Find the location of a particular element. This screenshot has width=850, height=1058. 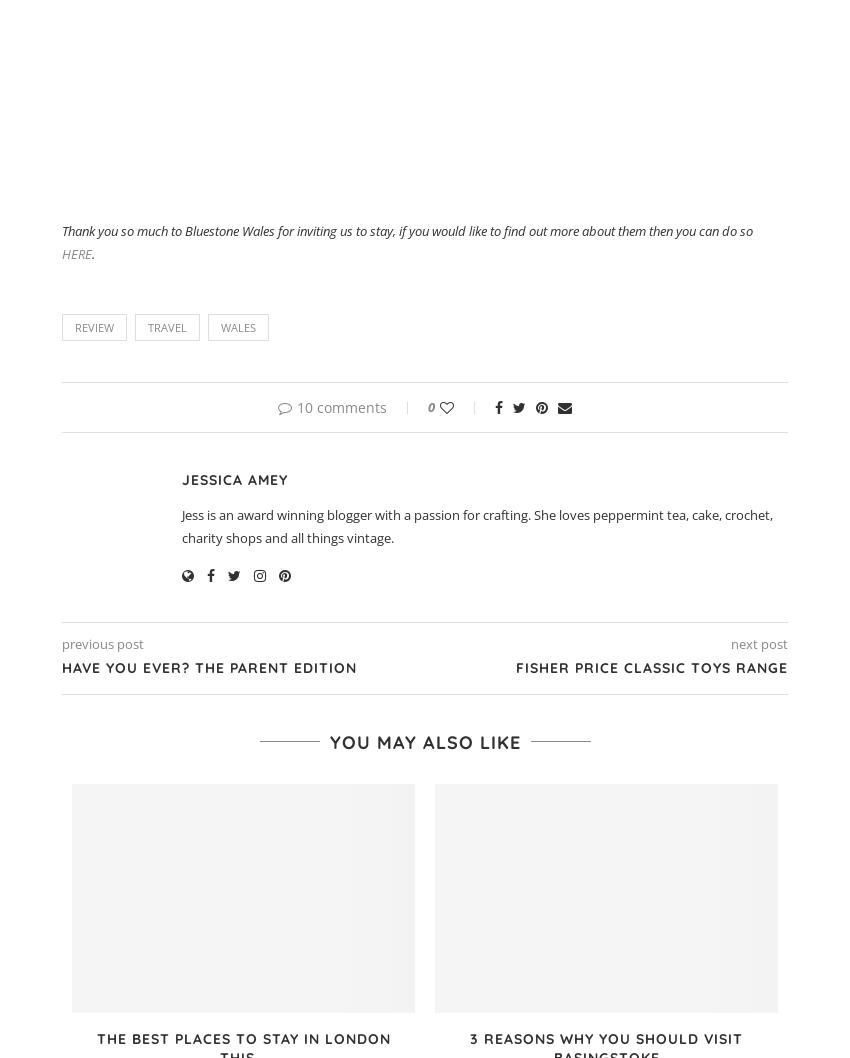

'Twitter' is located at coordinates (518, 449).